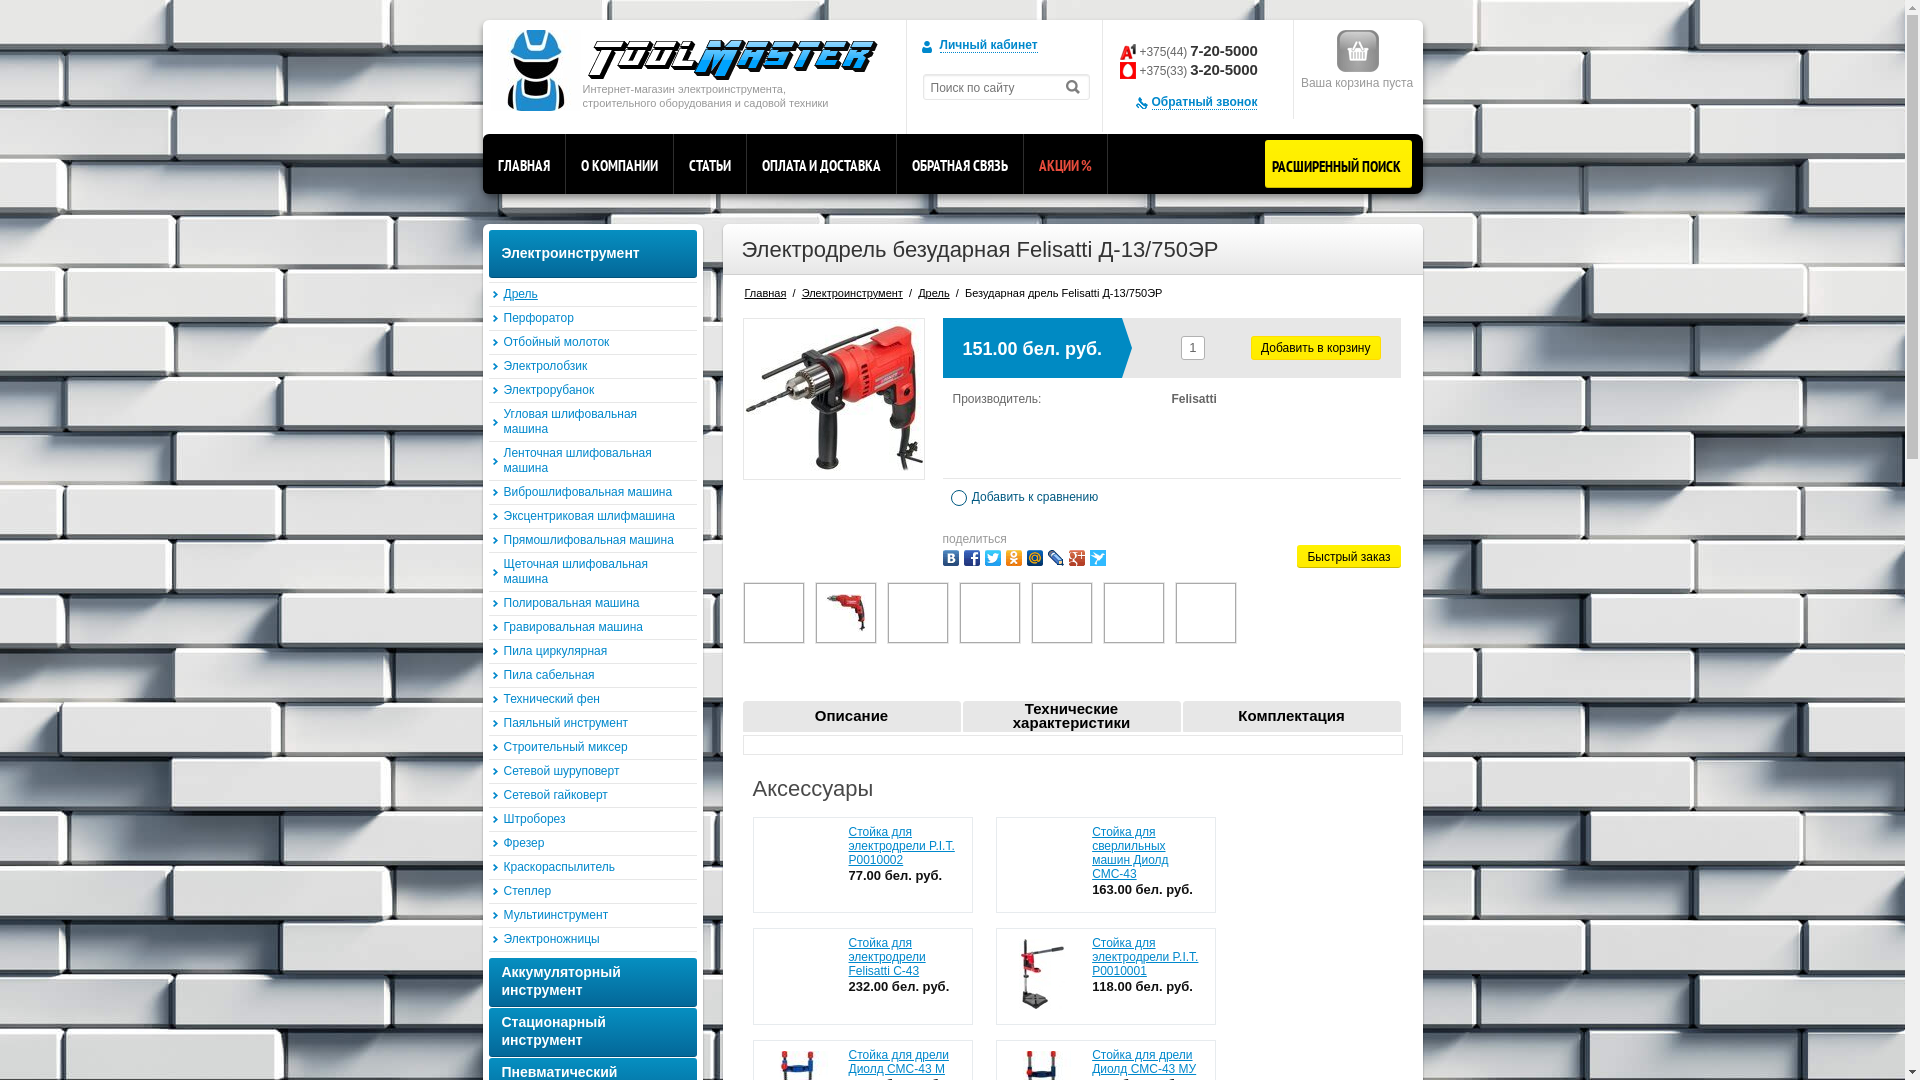 This screenshot has height=1080, width=1920. What do you see at coordinates (971, 558) in the screenshot?
I see `'Facebook'` at bounding box center [971, 558].